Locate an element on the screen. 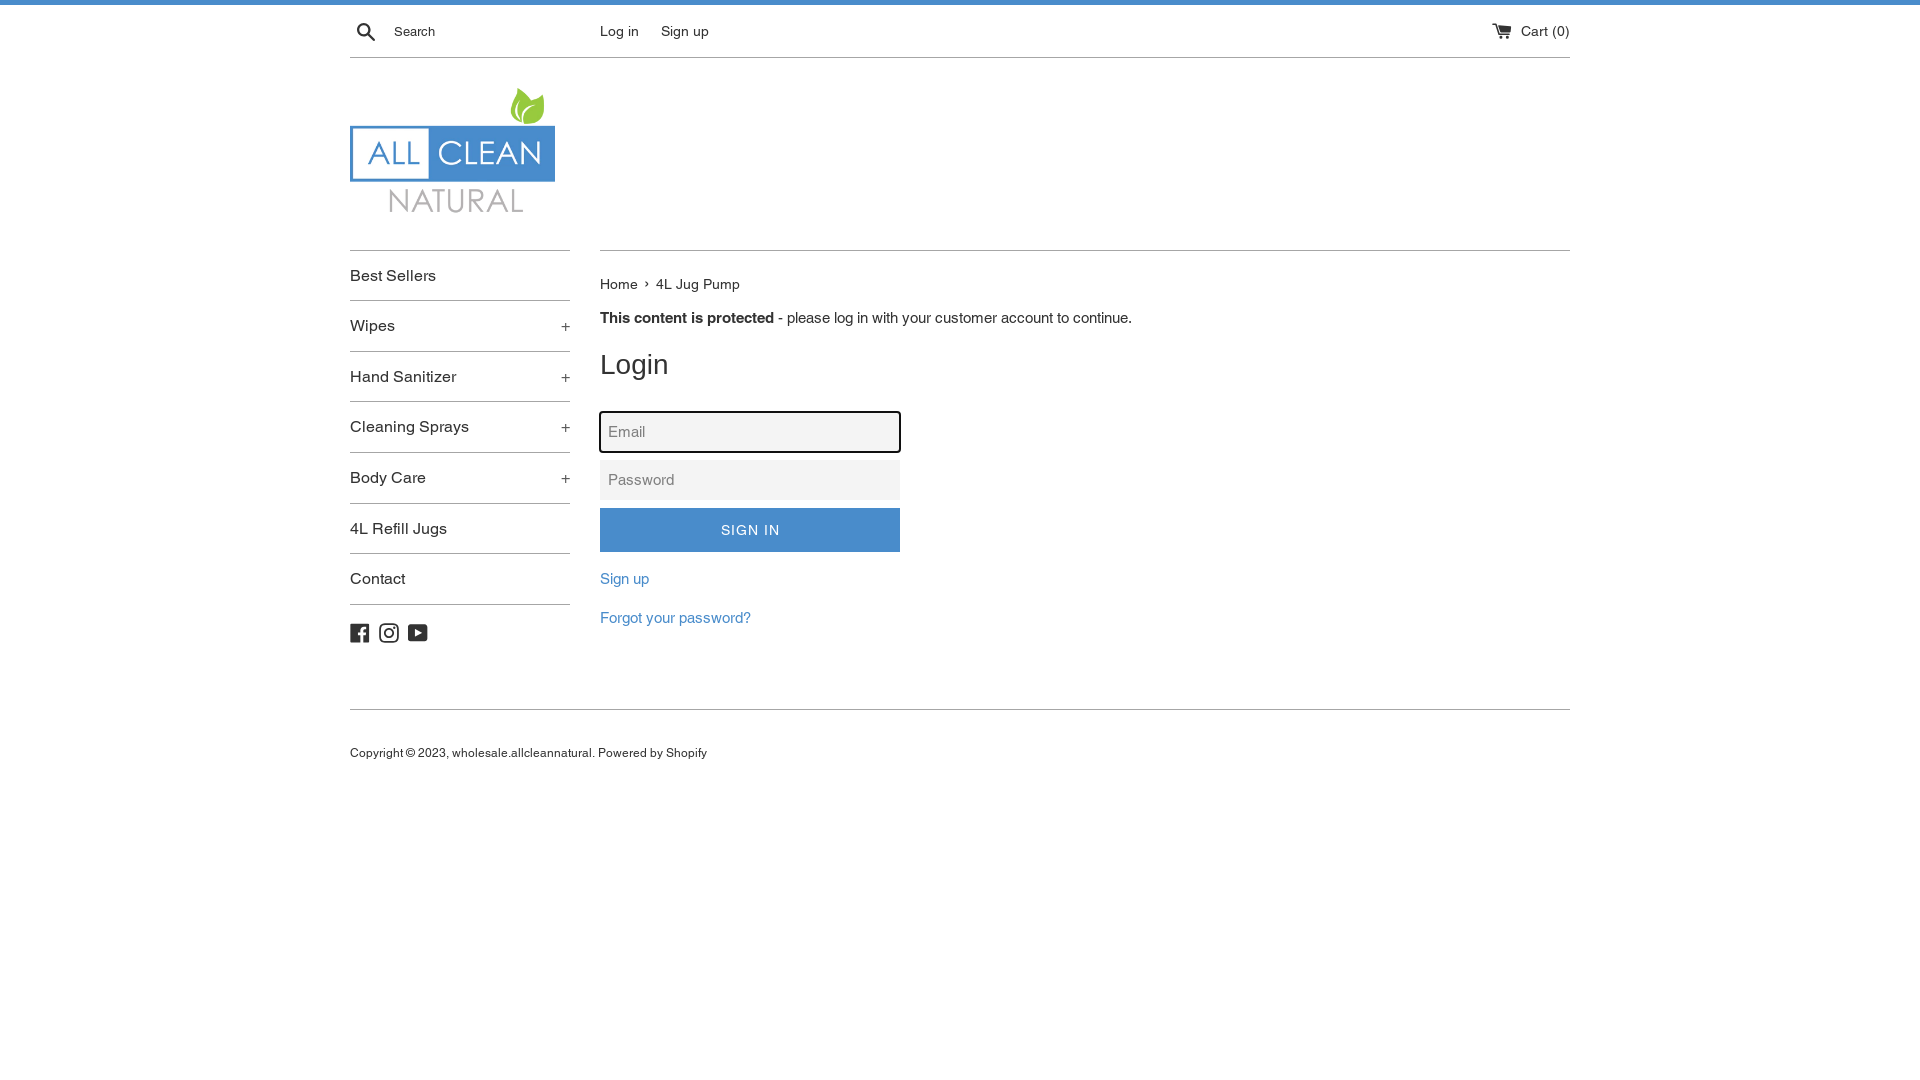 The image size is (1920, 1080). 'Sign up' is located at coordinates (623, 578).